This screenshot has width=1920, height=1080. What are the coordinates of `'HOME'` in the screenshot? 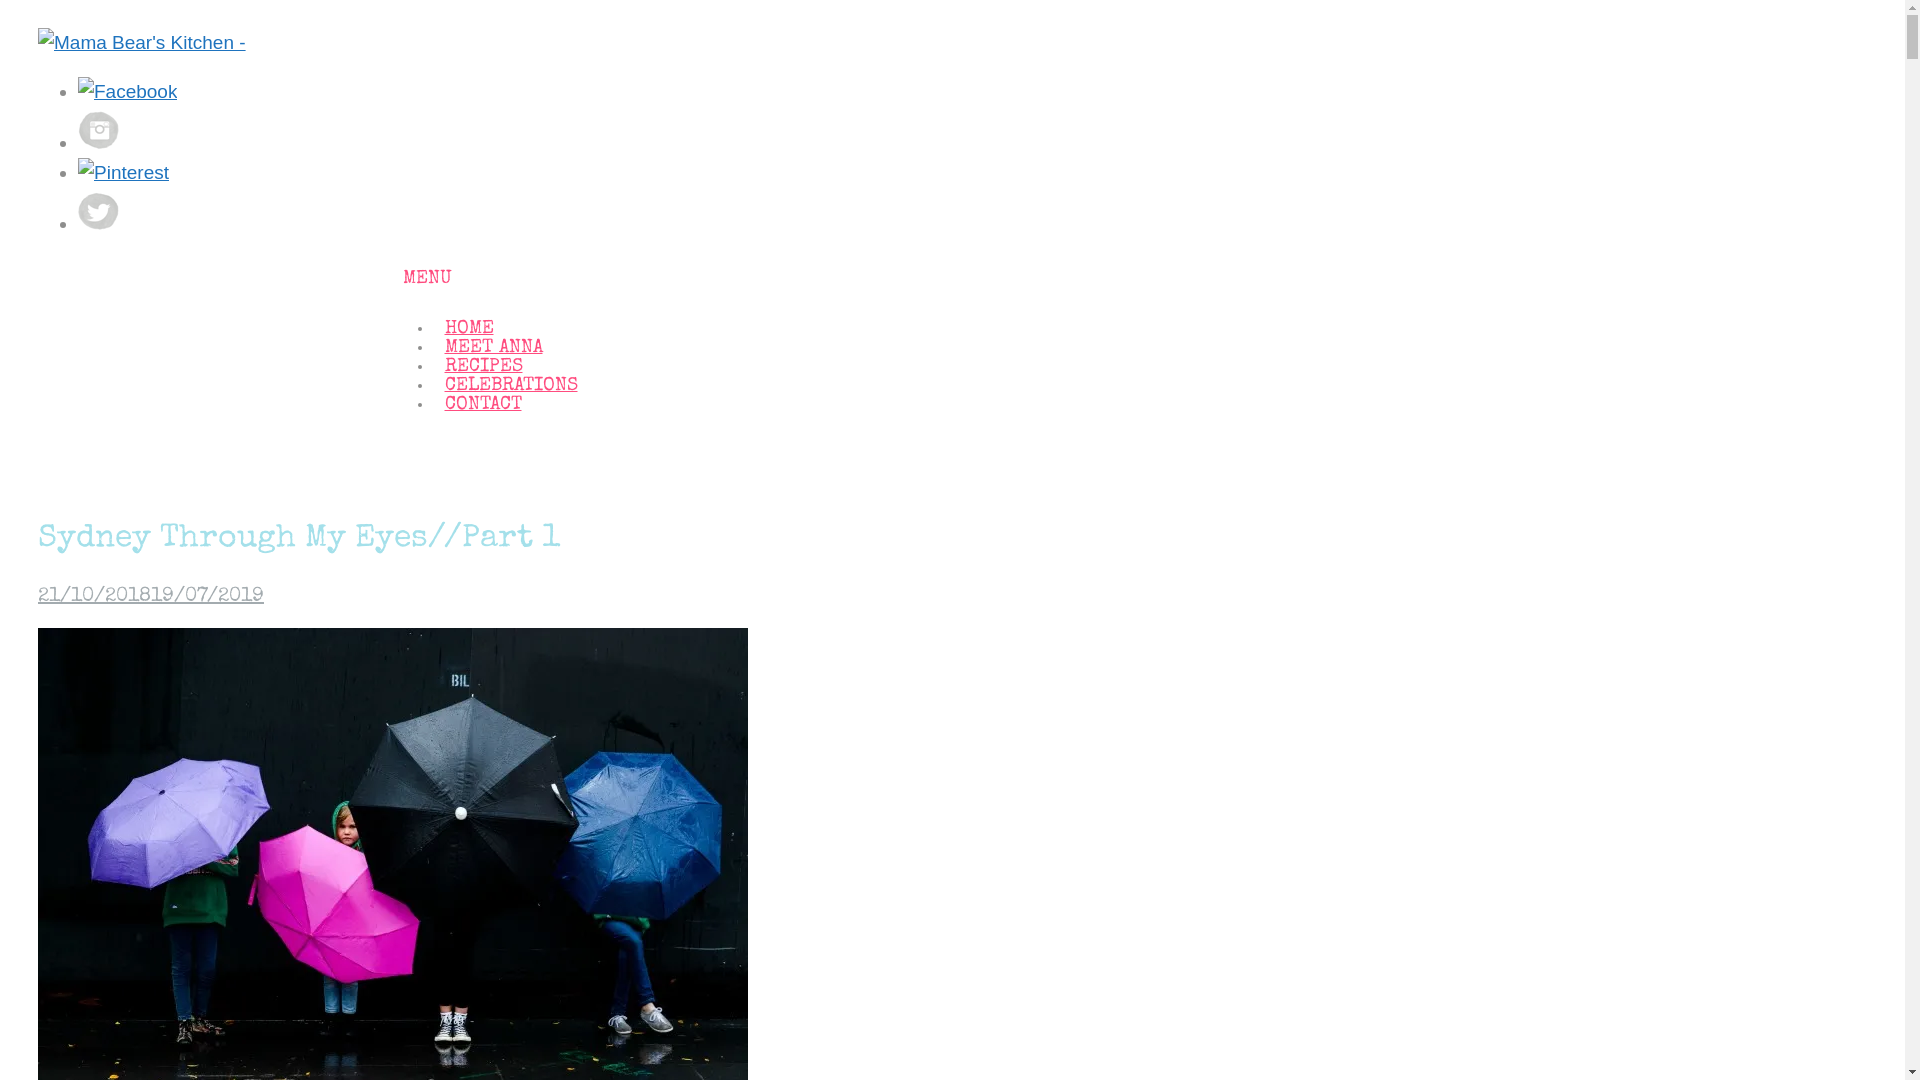 It's located at (467, 328).